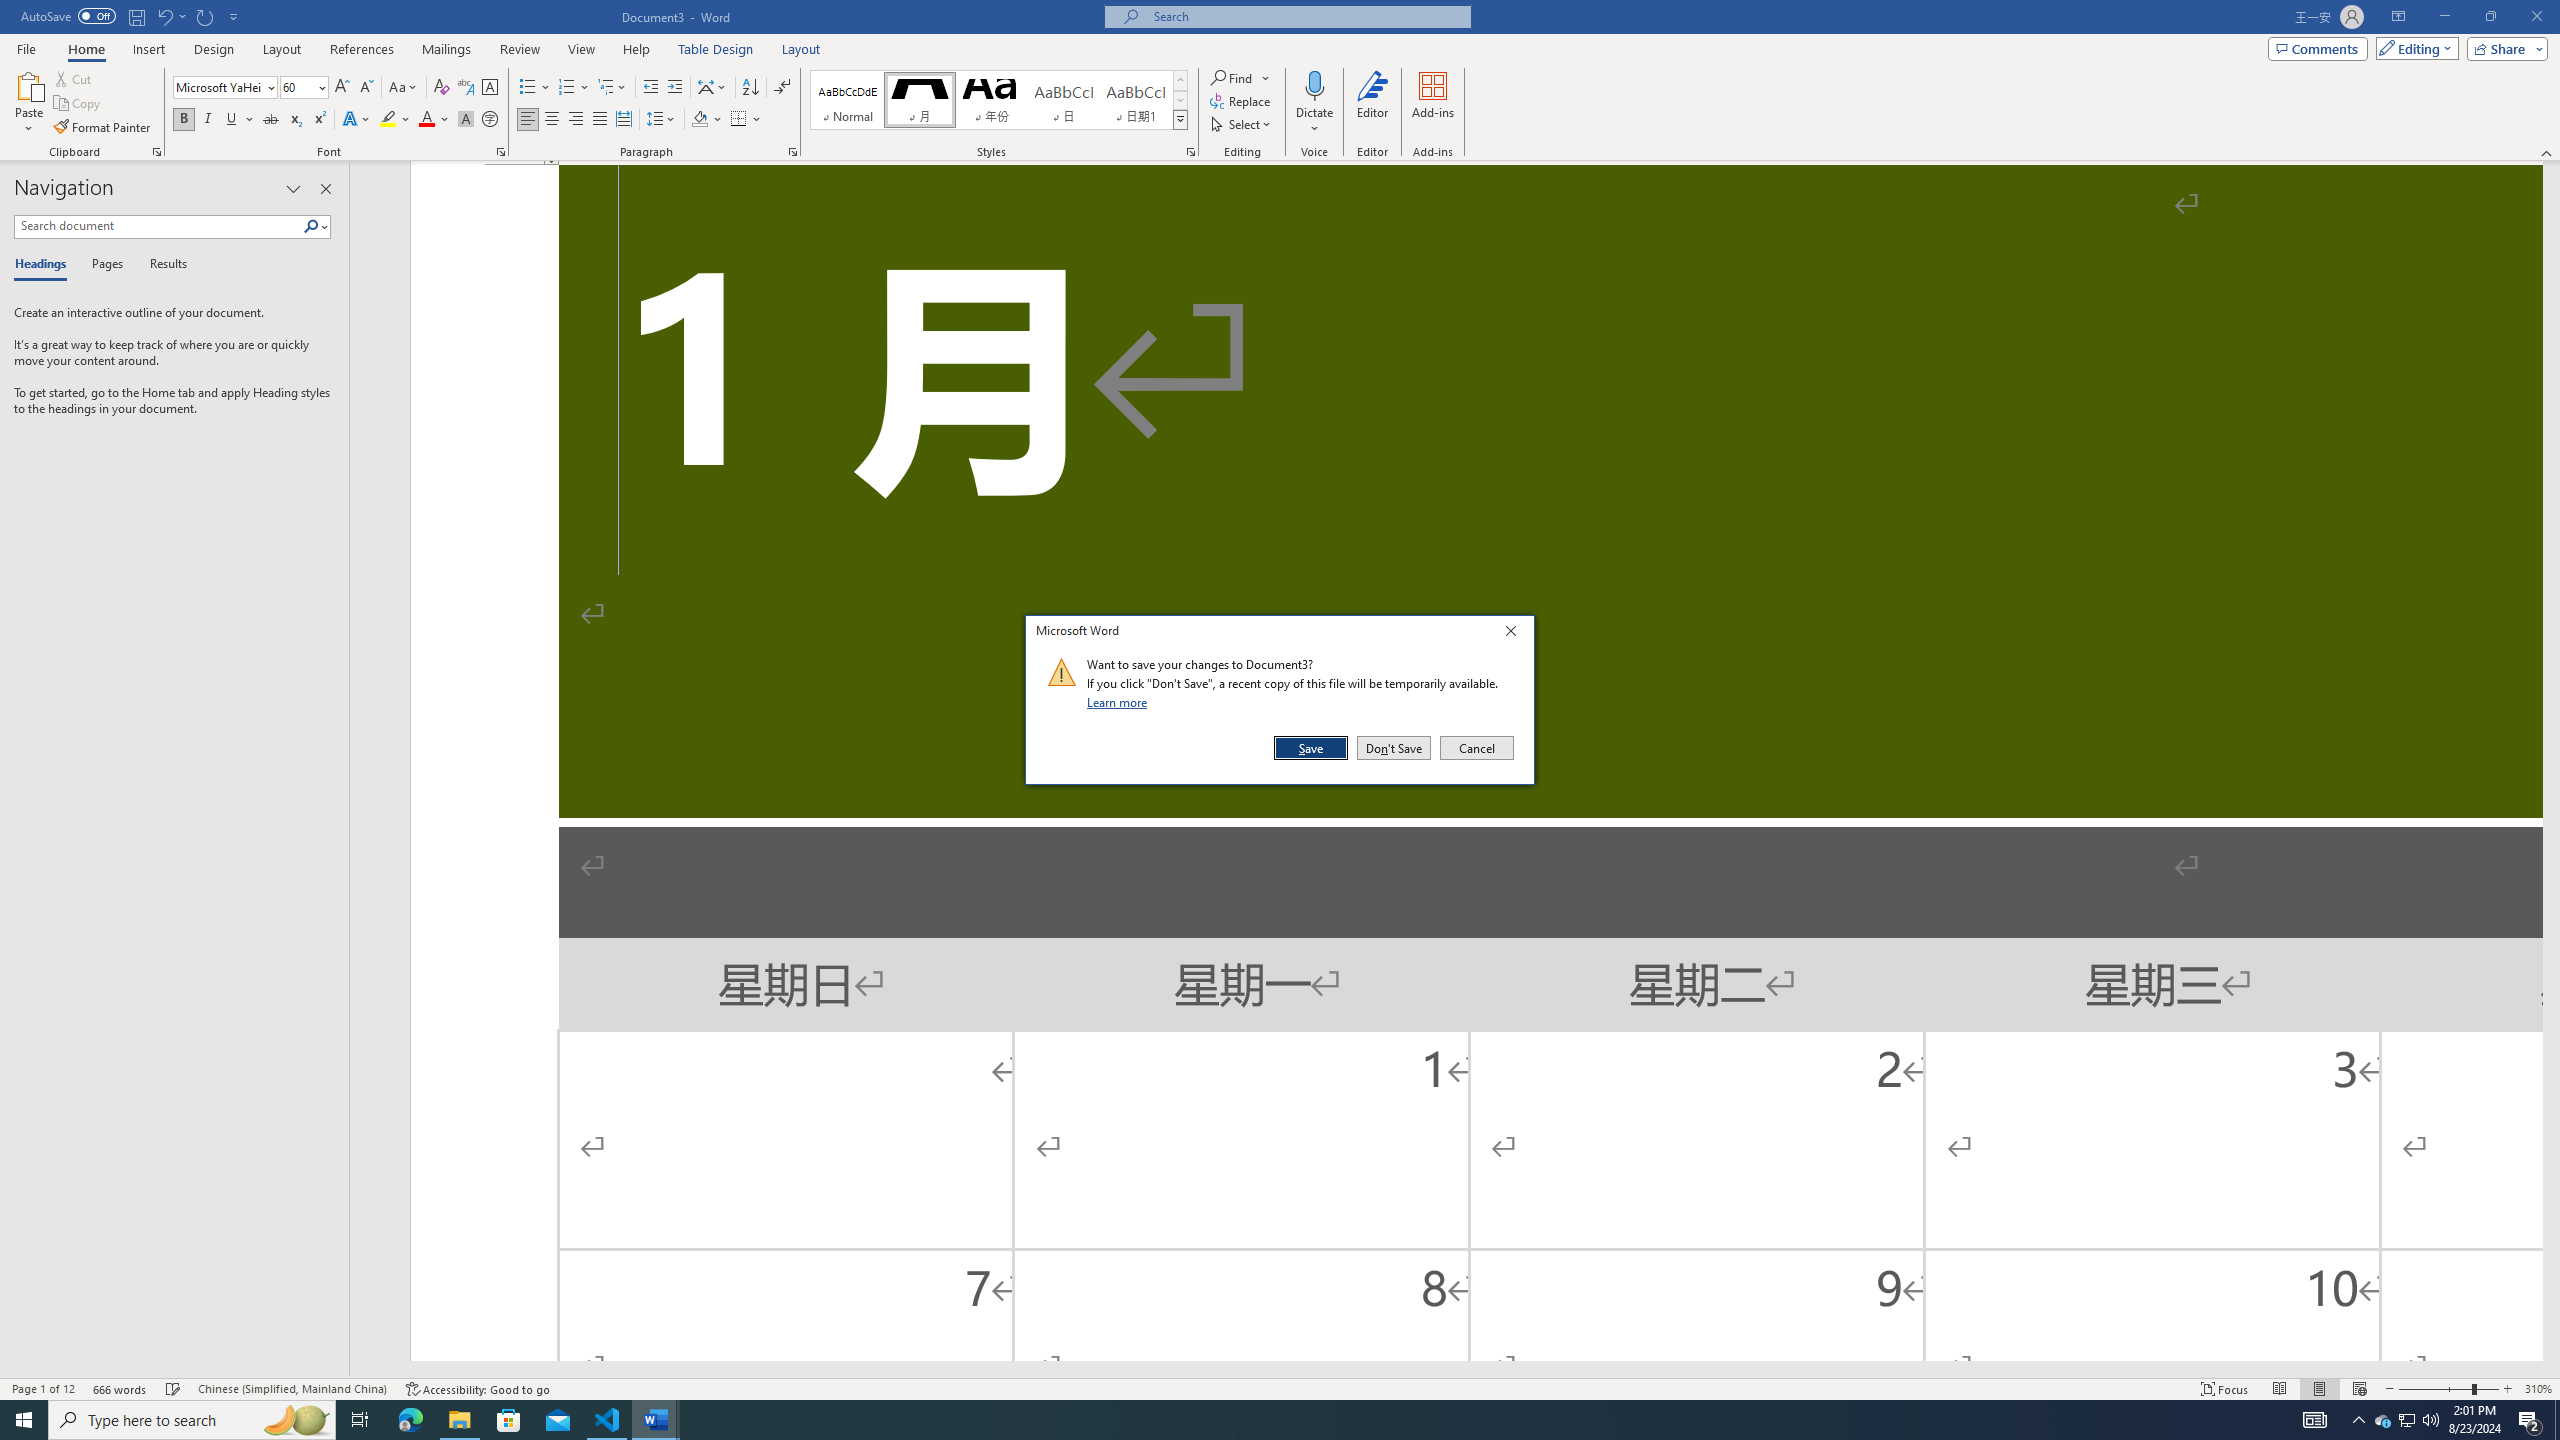 The image size is (2560, 1440). What do you see at coordinates (2406, 1418) in the screenshot?
I see `'User Promoted Notification Area'` at bounding box center [2406, 1418].